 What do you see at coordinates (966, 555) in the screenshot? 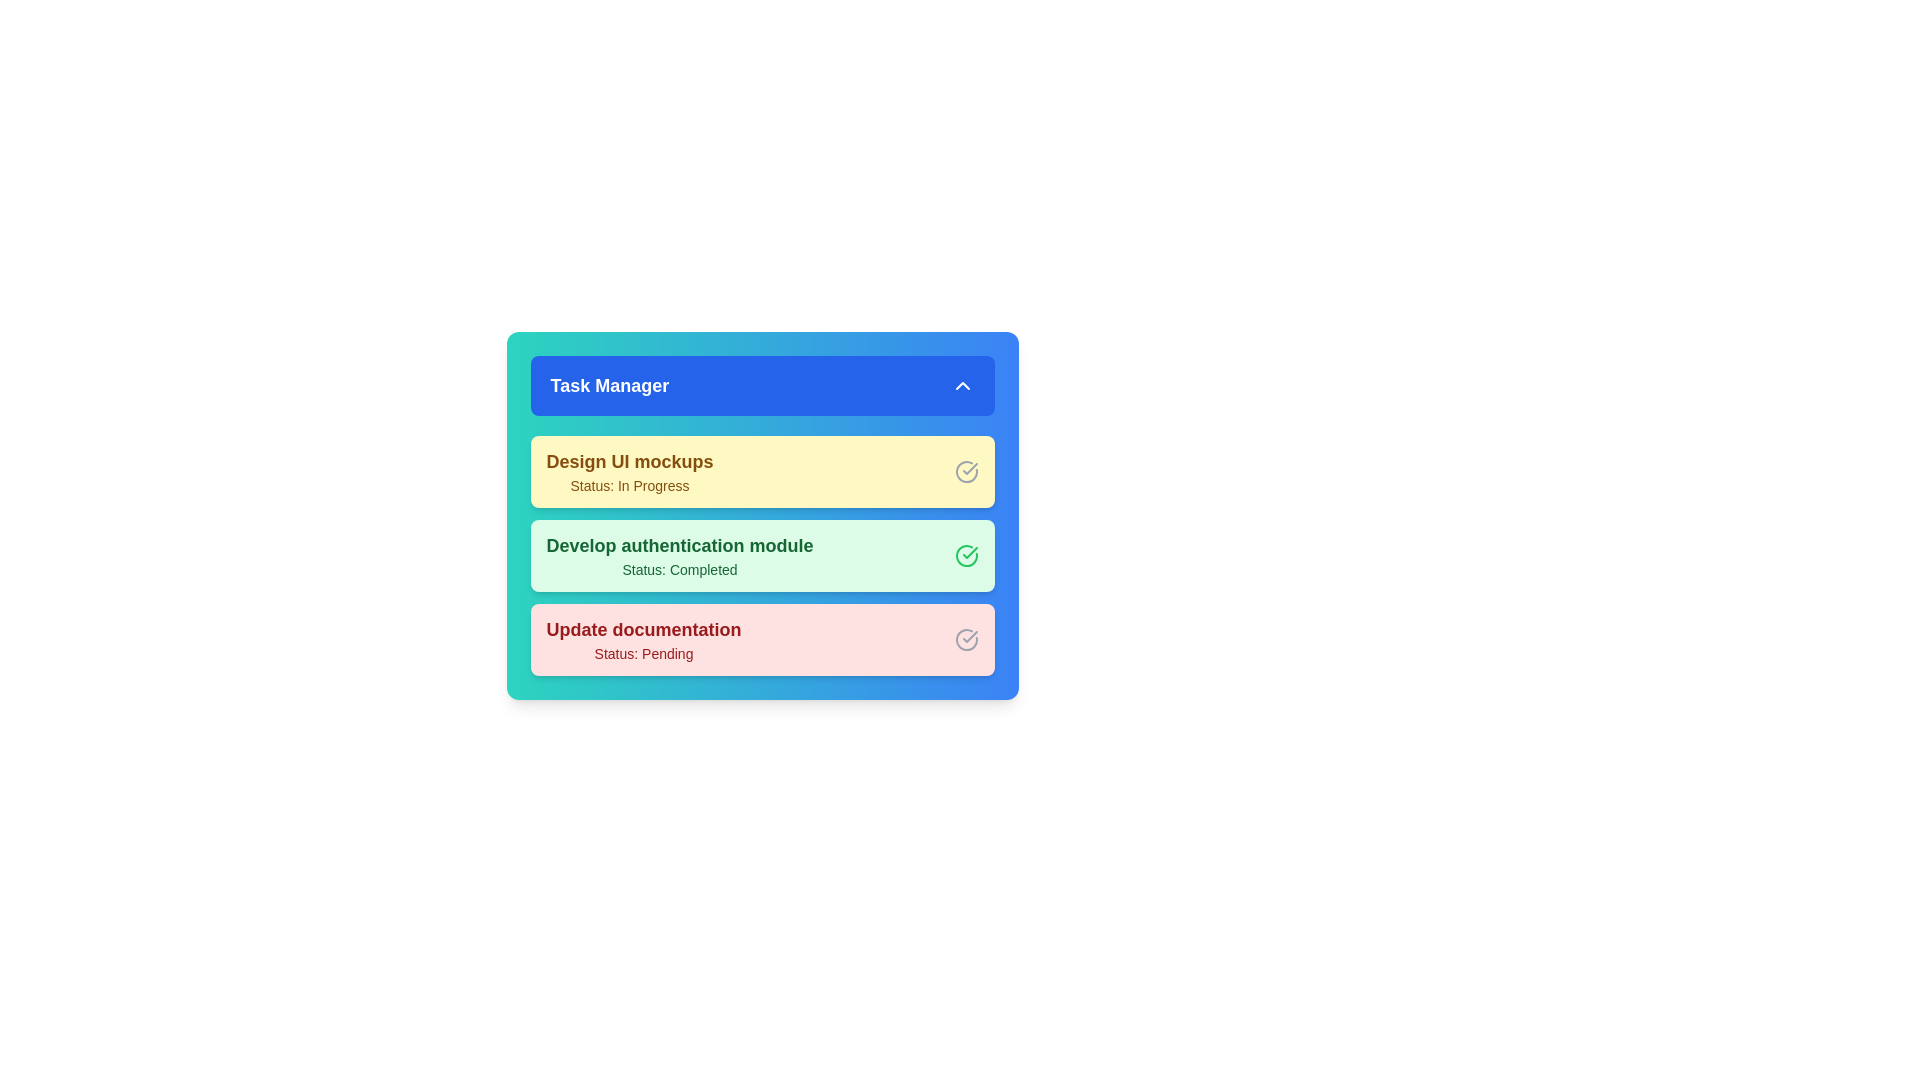
I see `the status icon of the task with name Develop authentication module` at bounding box center [966, 555].